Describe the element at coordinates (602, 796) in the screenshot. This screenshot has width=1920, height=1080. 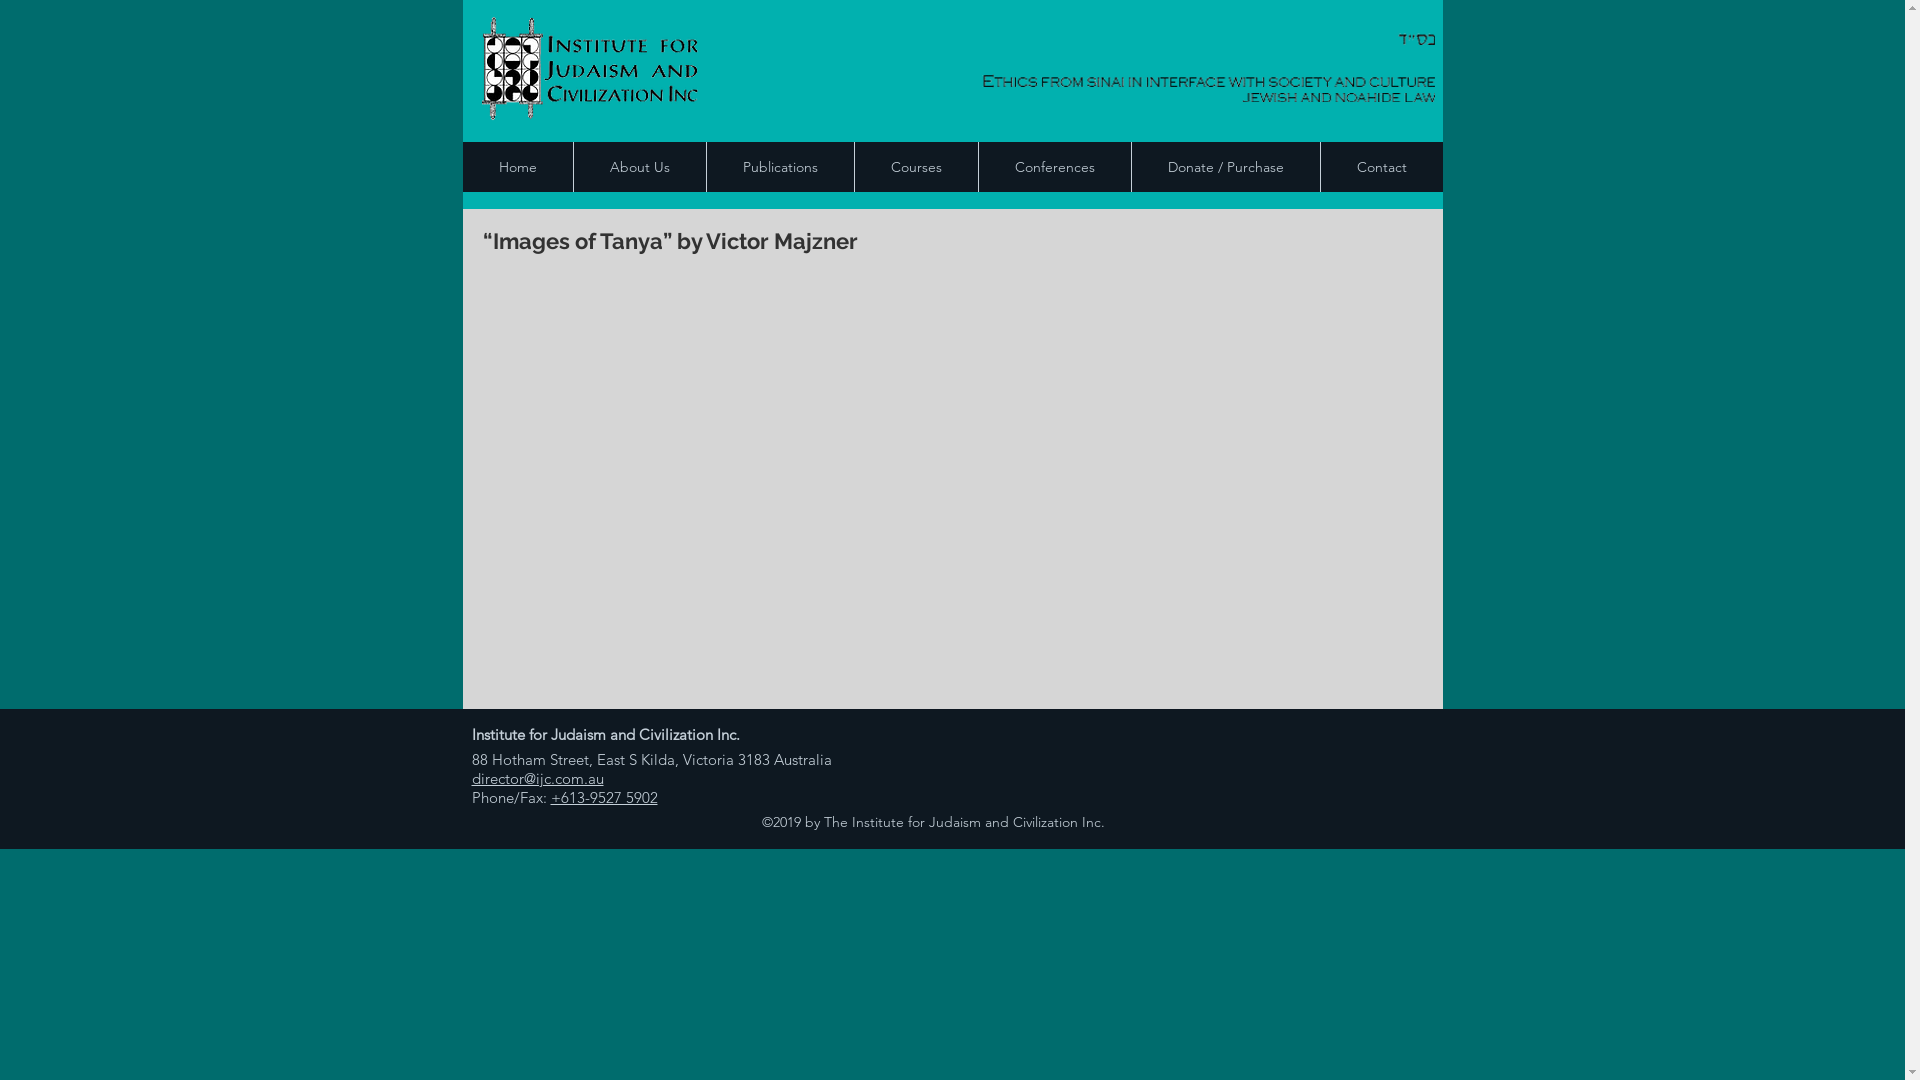
I see `'+613-9527 5902'` at that location.